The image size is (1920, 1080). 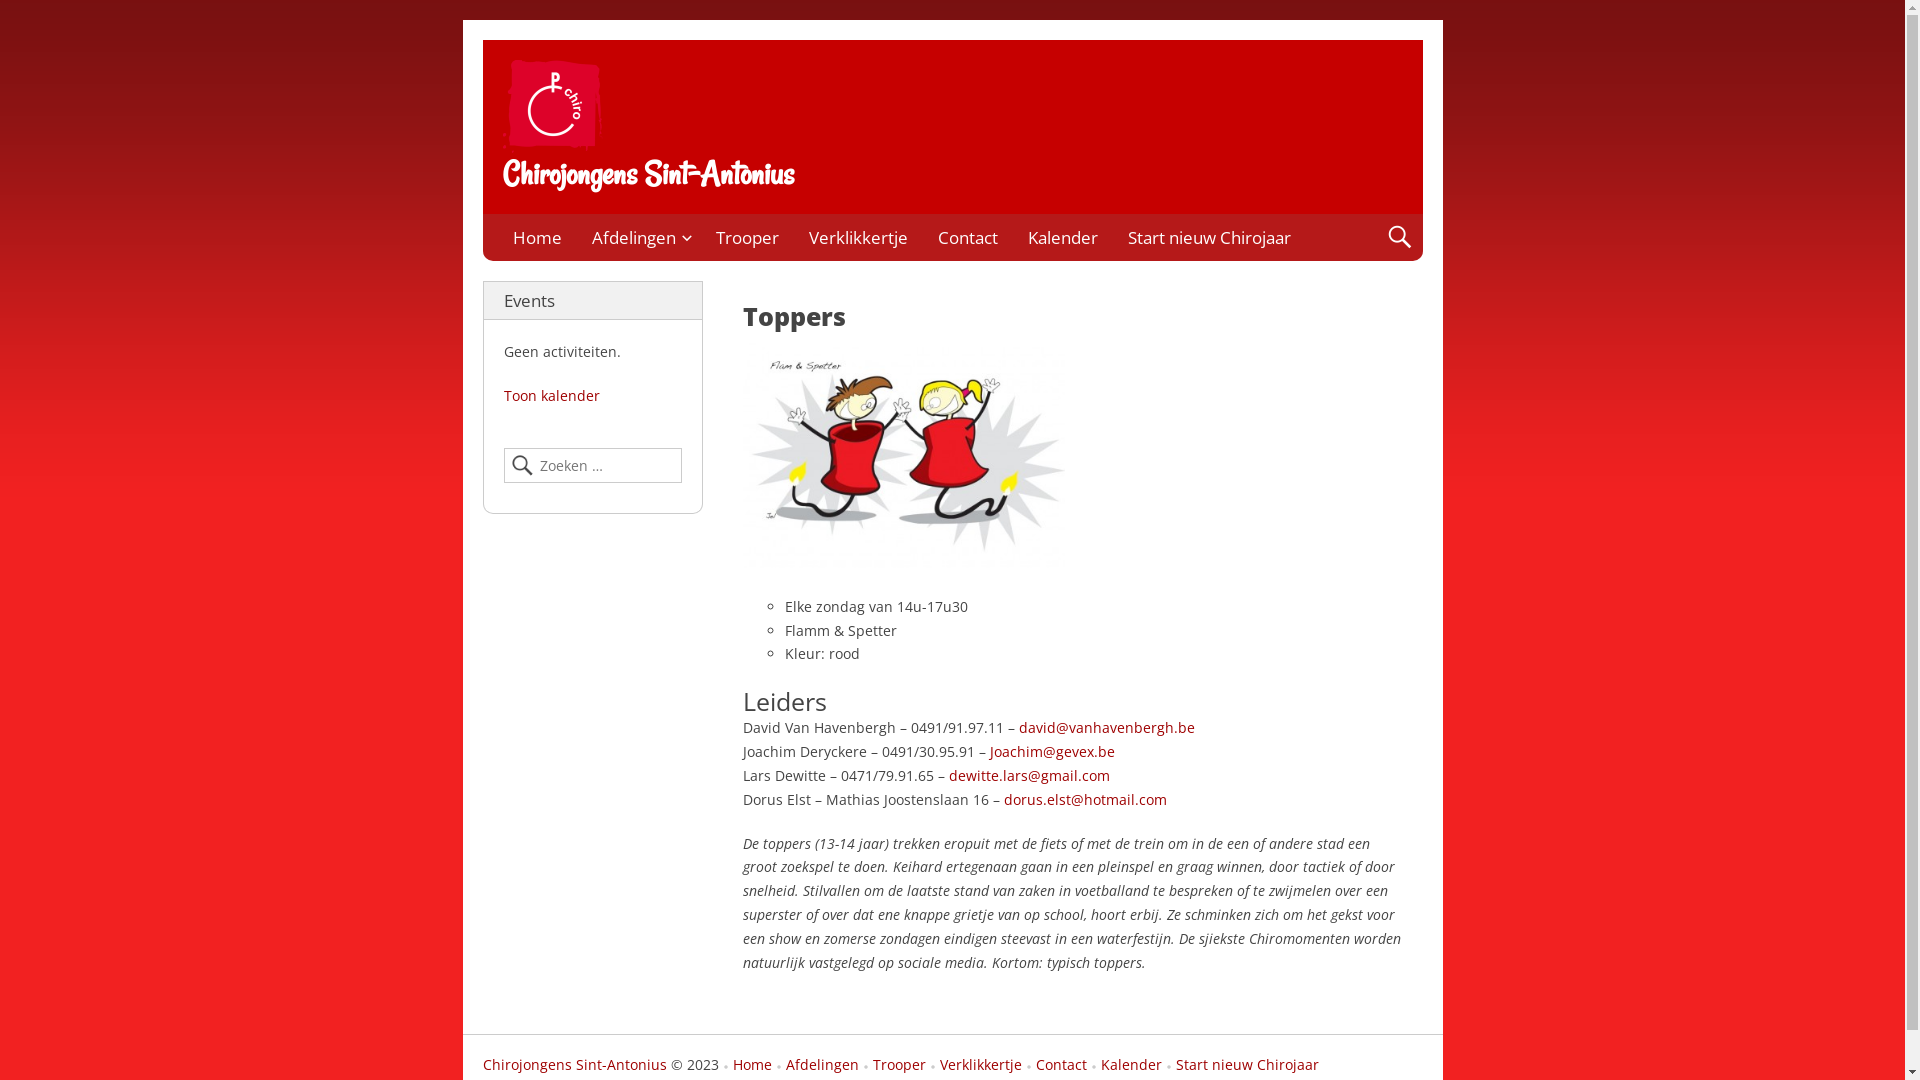 What do you see at coordinates (1053, 1064) in the screenshot?
I see `'Contact'` at bounding box center [1053, 1064].